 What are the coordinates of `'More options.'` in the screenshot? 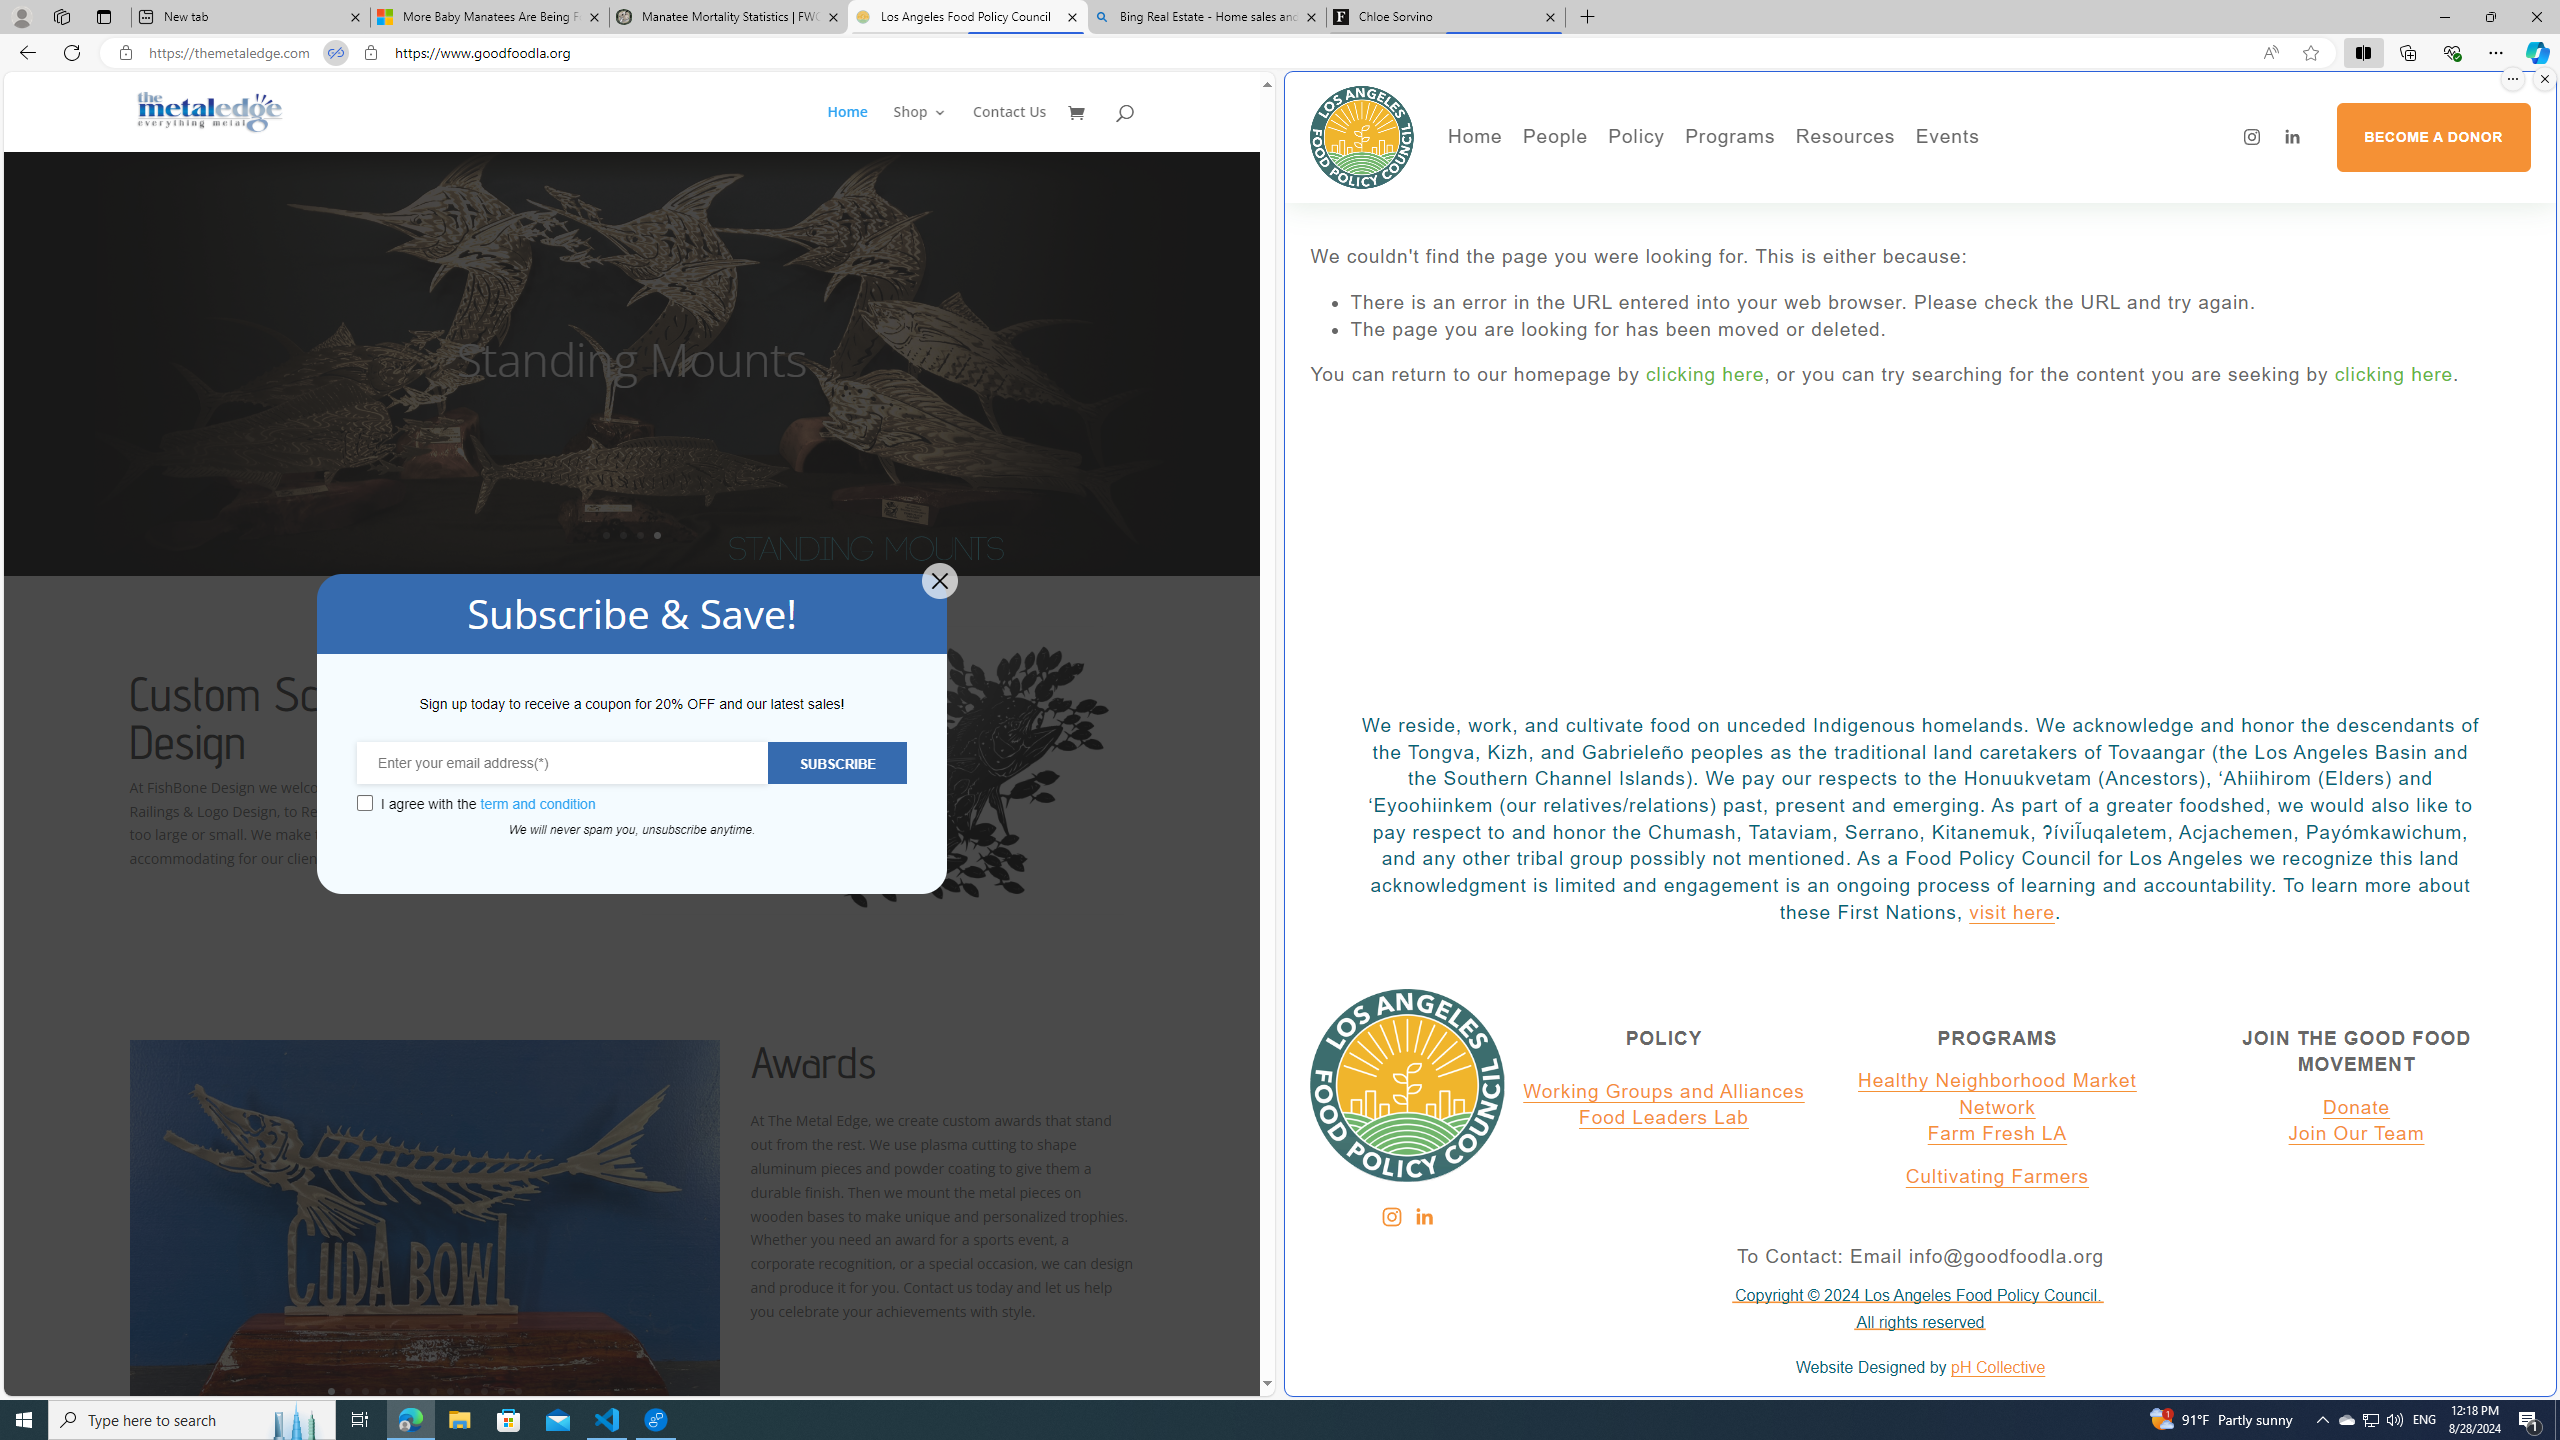 It's located at (2511, 78).